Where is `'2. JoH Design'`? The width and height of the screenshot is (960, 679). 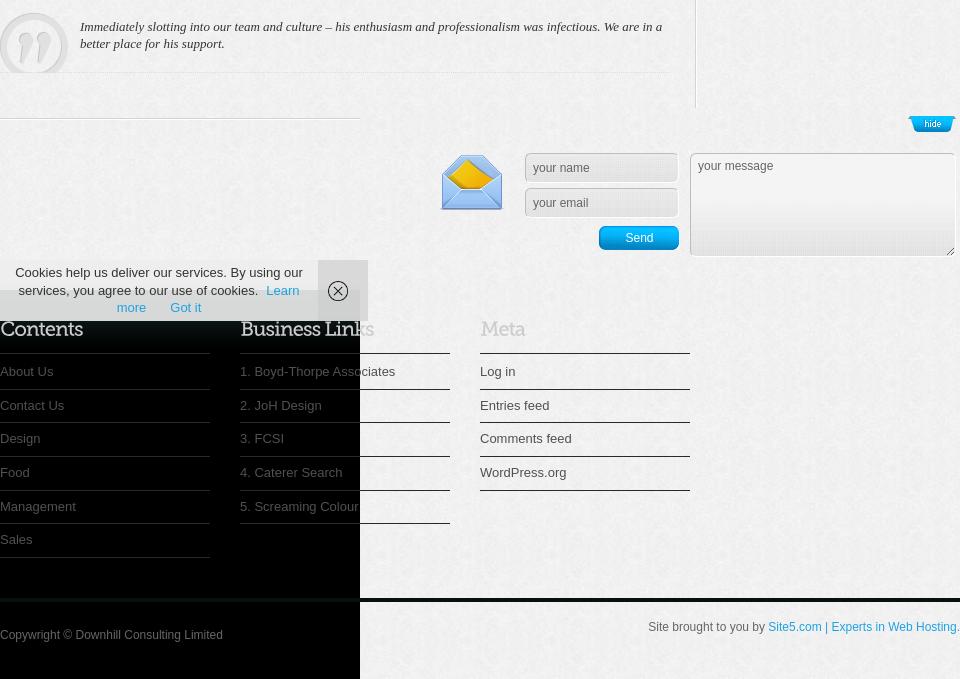 '2. JoH Design' is located at coordinates (279, 403).